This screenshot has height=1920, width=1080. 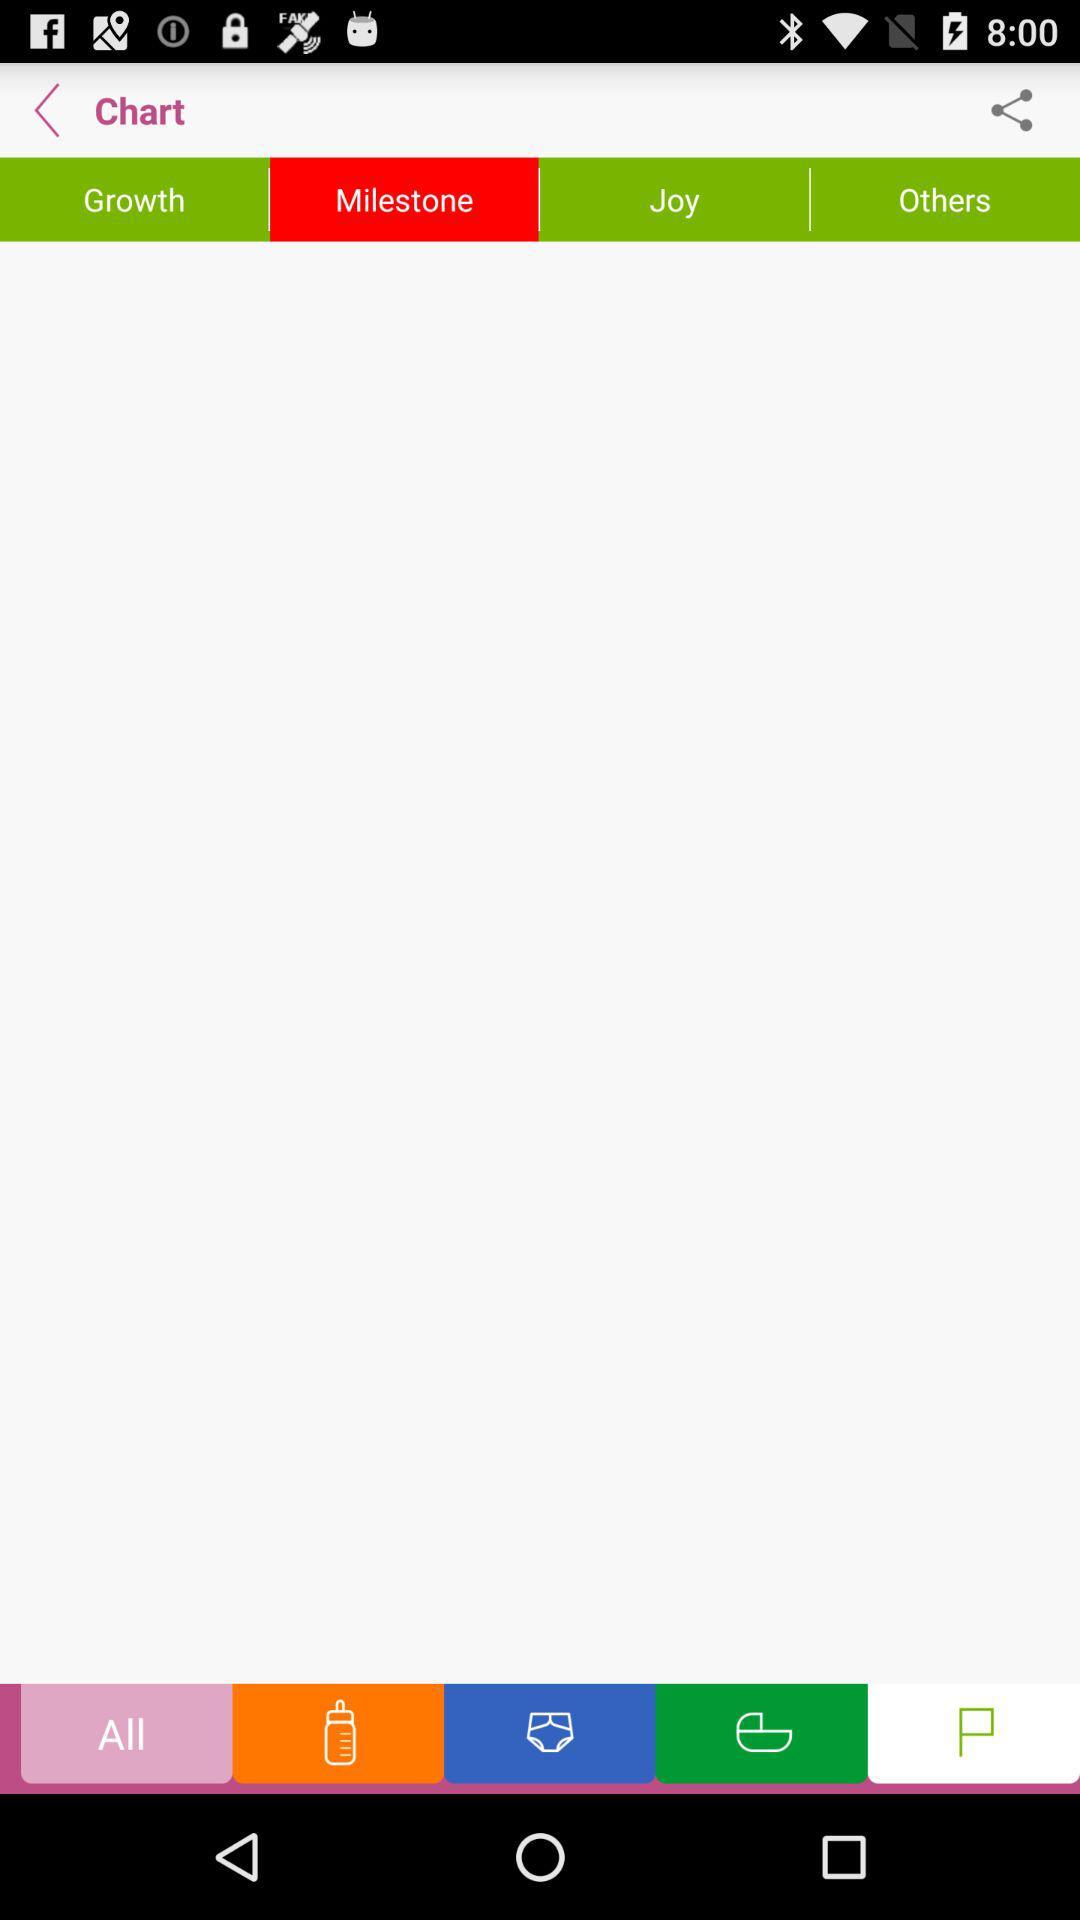 What do you see at coordinates (762, 1737) in the screenshot?
I see `the option which is green in color in the bottom` at bounding box center [762, 1737].